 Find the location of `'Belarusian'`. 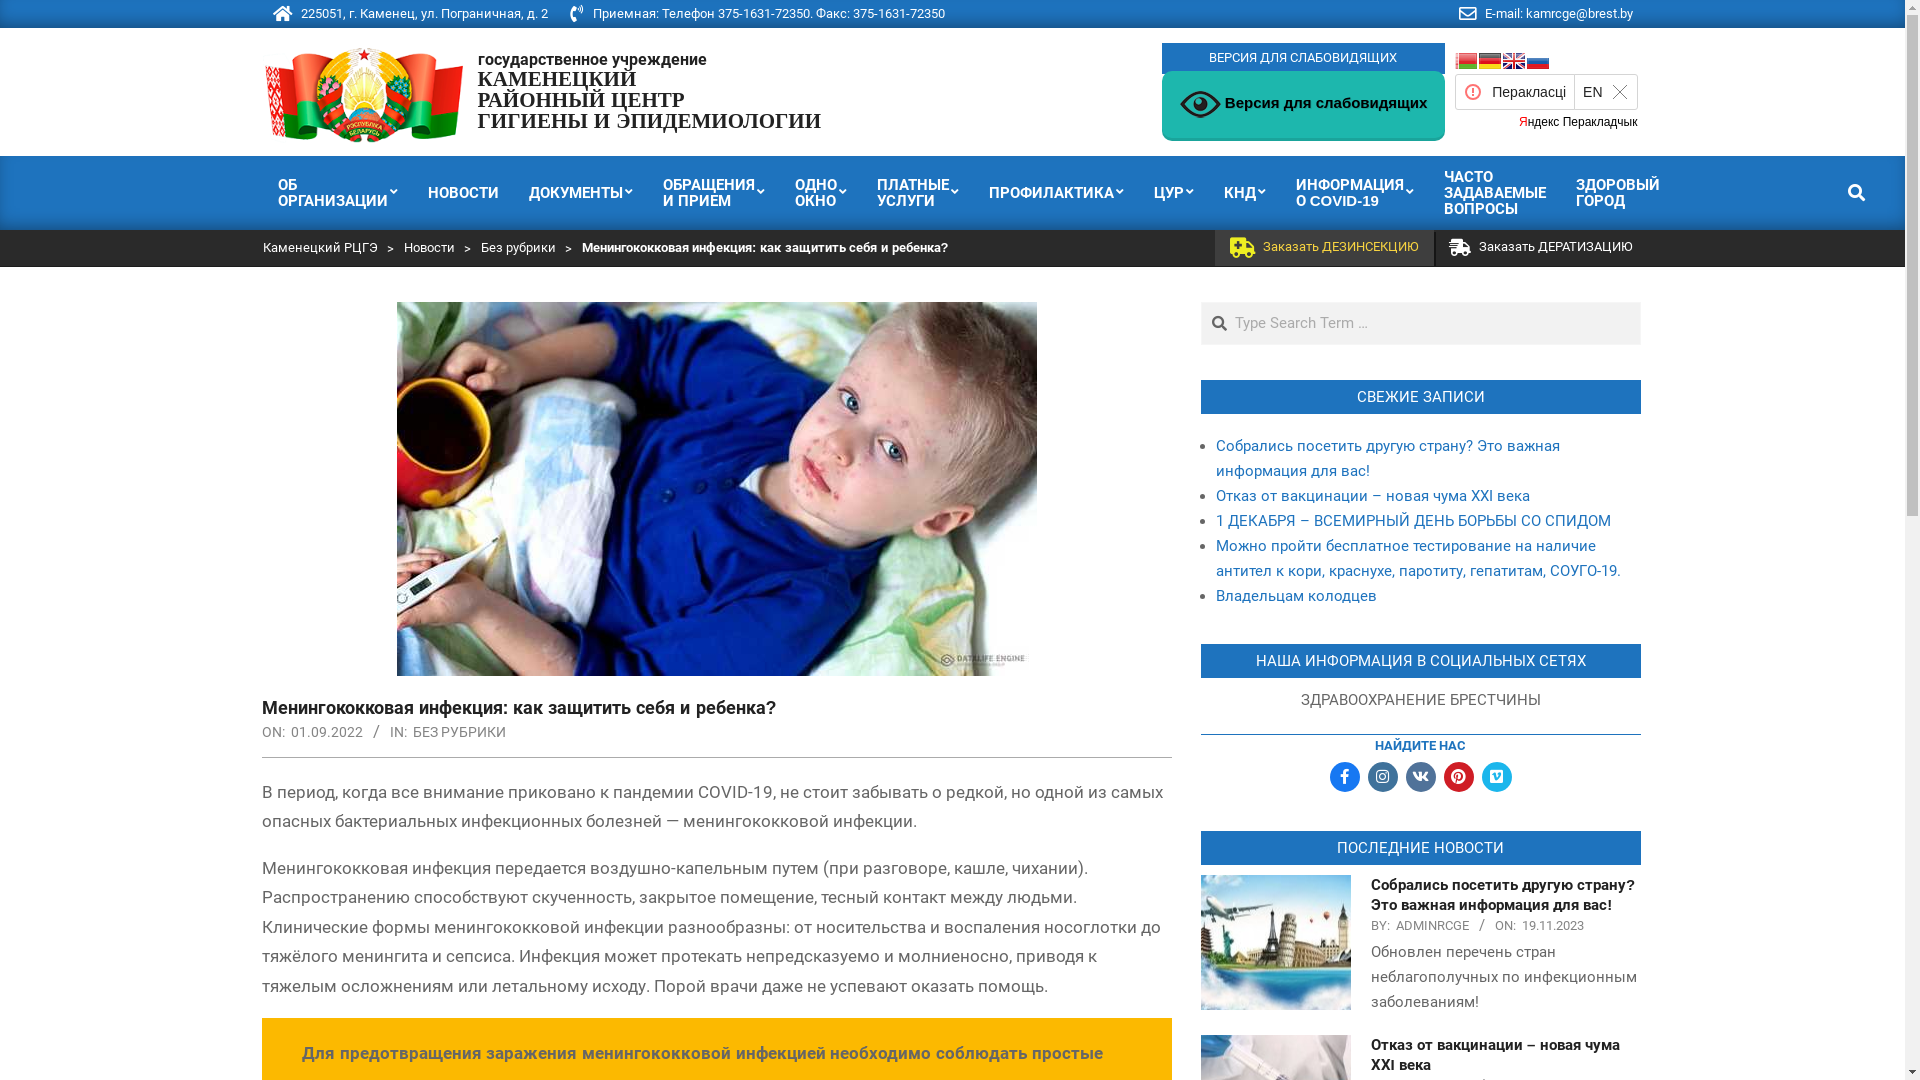

'Belarusian' is located at coordinates (1465, 60).